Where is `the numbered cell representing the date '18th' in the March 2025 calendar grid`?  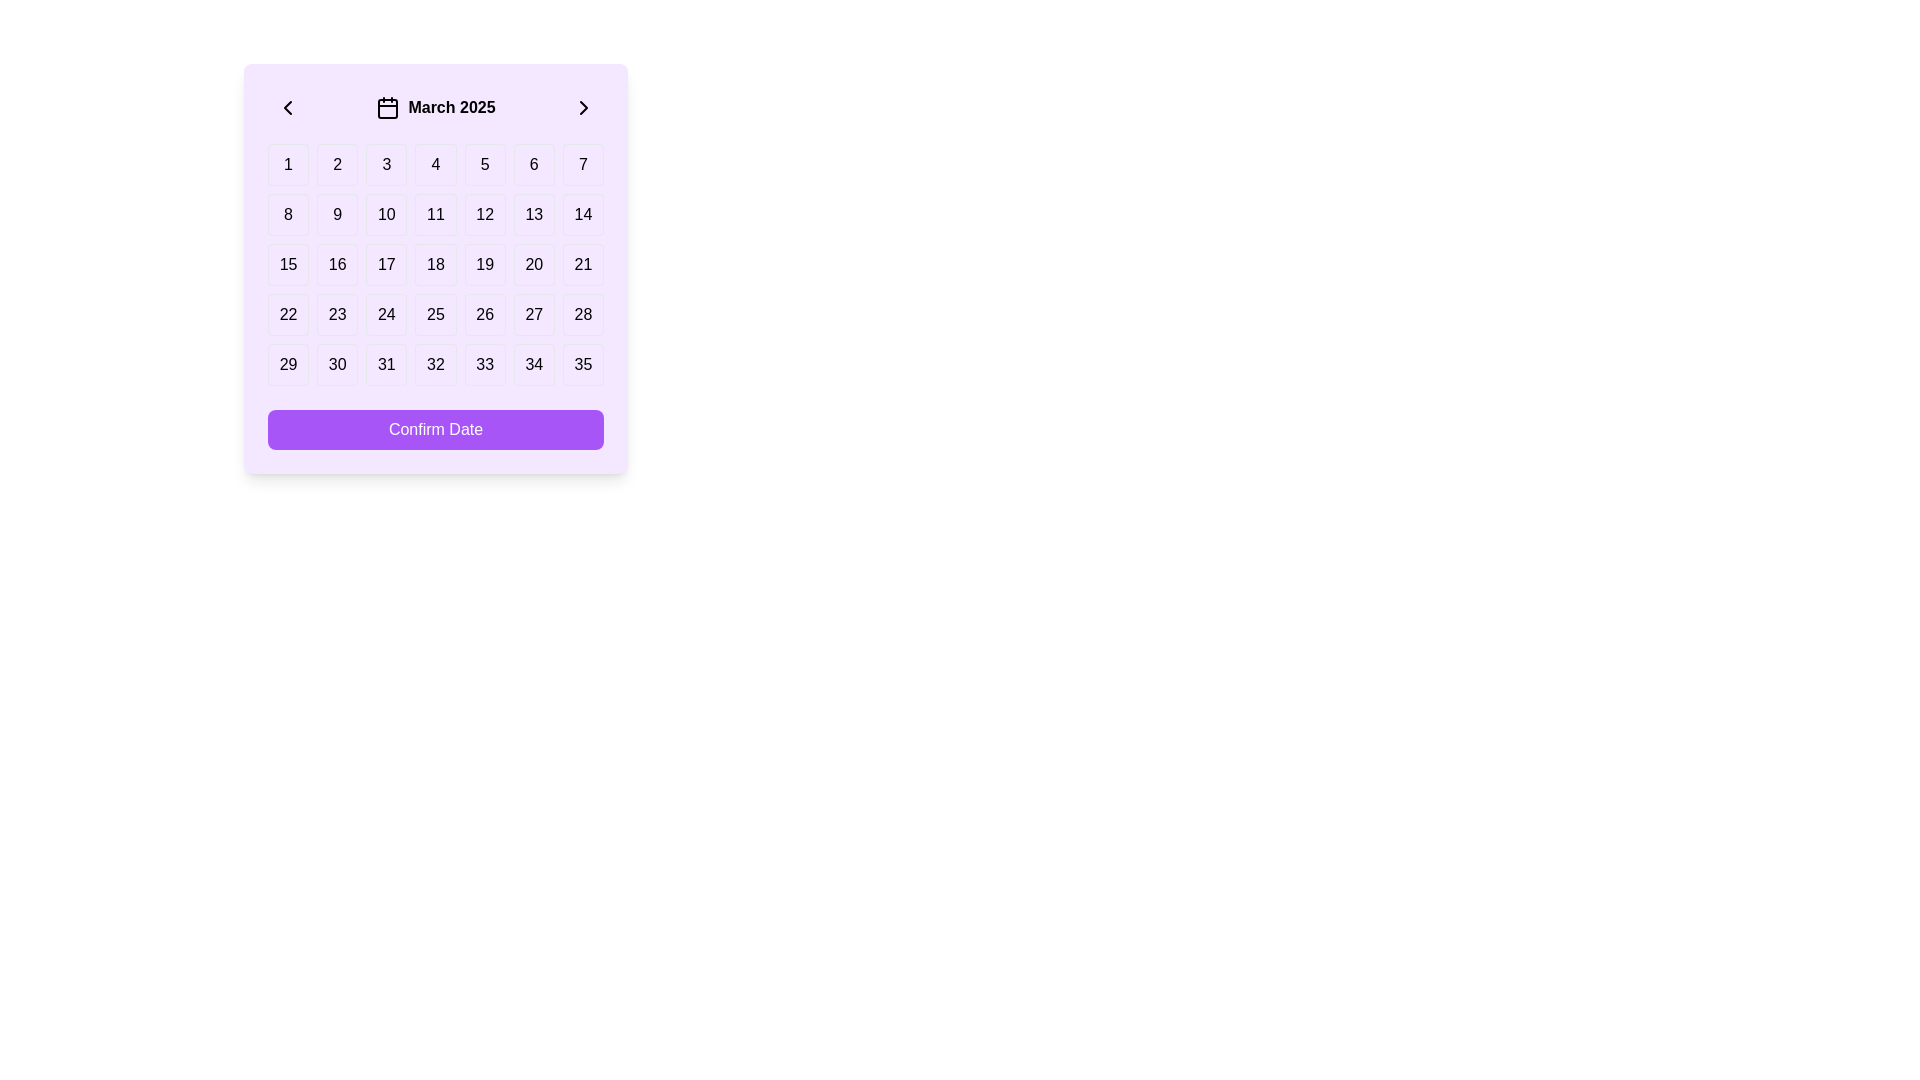
the numbered cell representing the date '18th' in the March 2025 calendar grid is located at coordinates (435, 264).